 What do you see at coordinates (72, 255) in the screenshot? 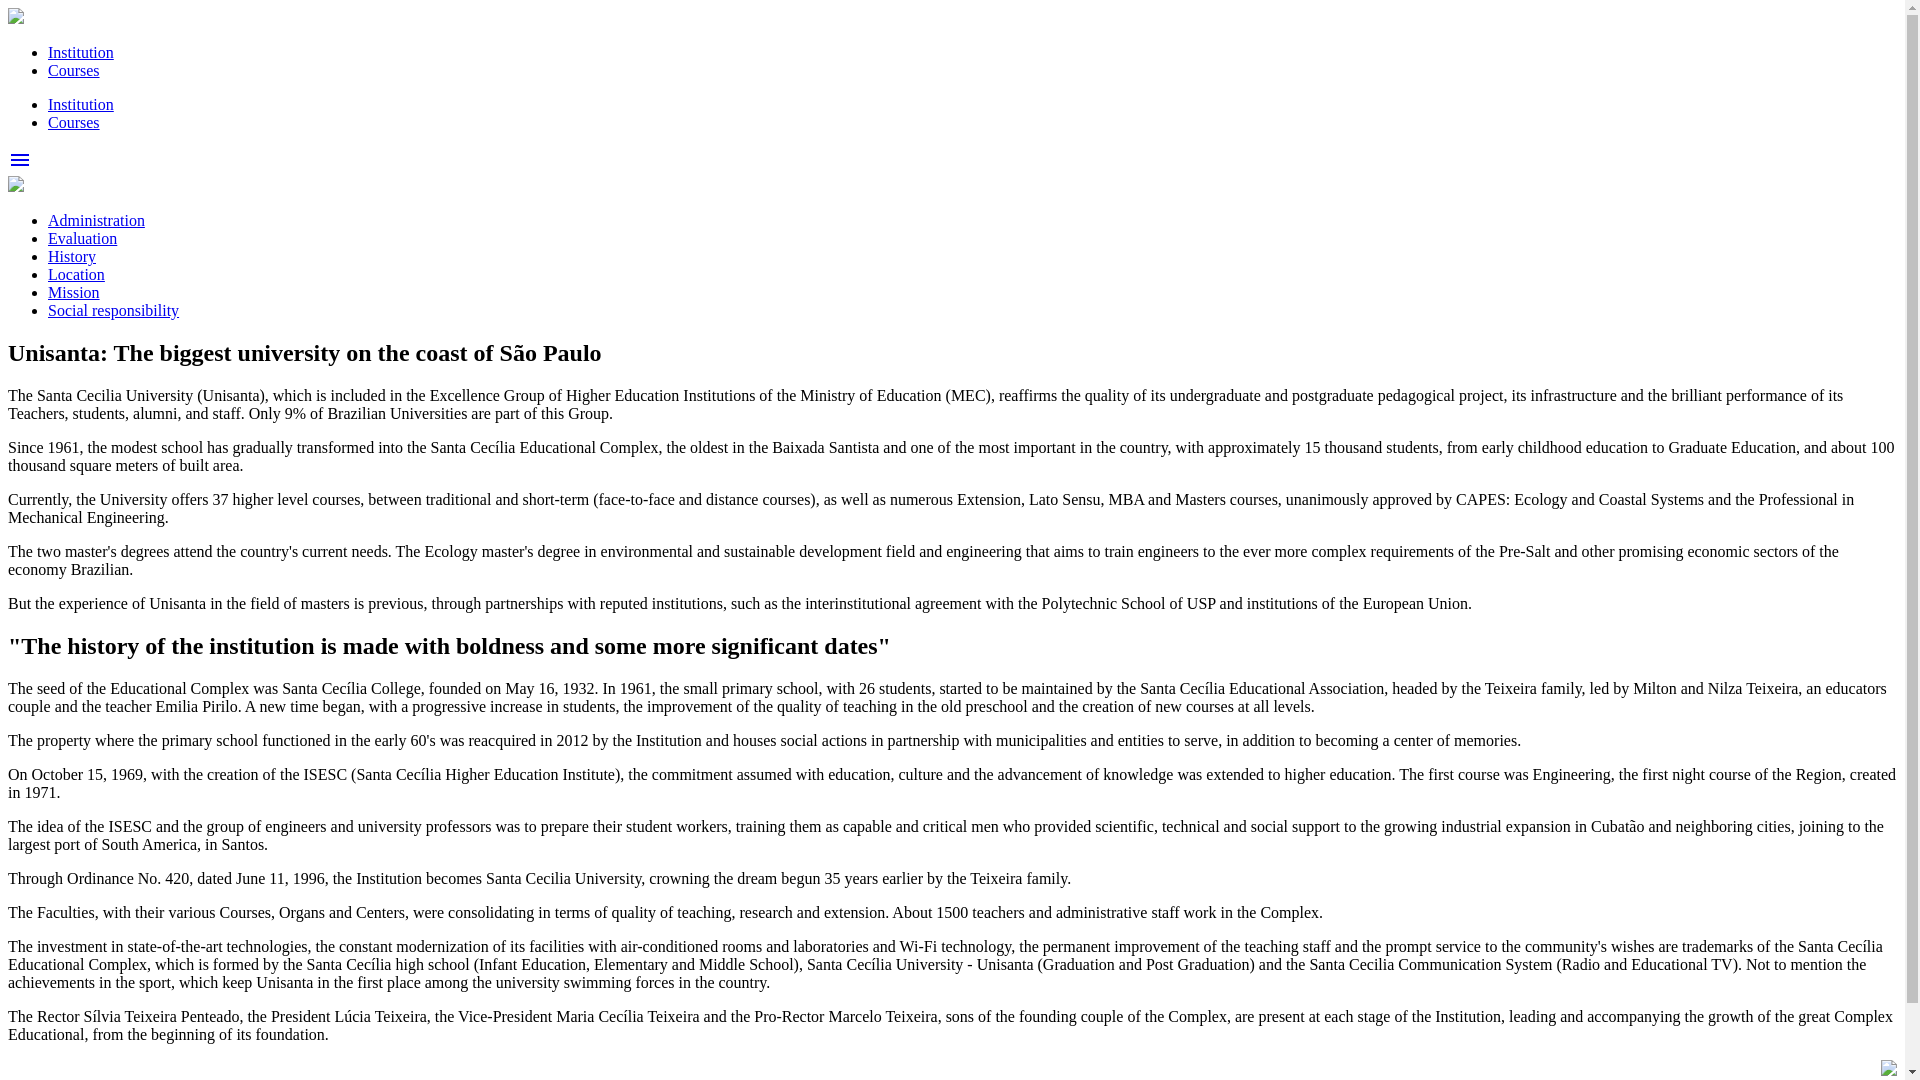
I see `'History'` at bounding box center [72, 255].